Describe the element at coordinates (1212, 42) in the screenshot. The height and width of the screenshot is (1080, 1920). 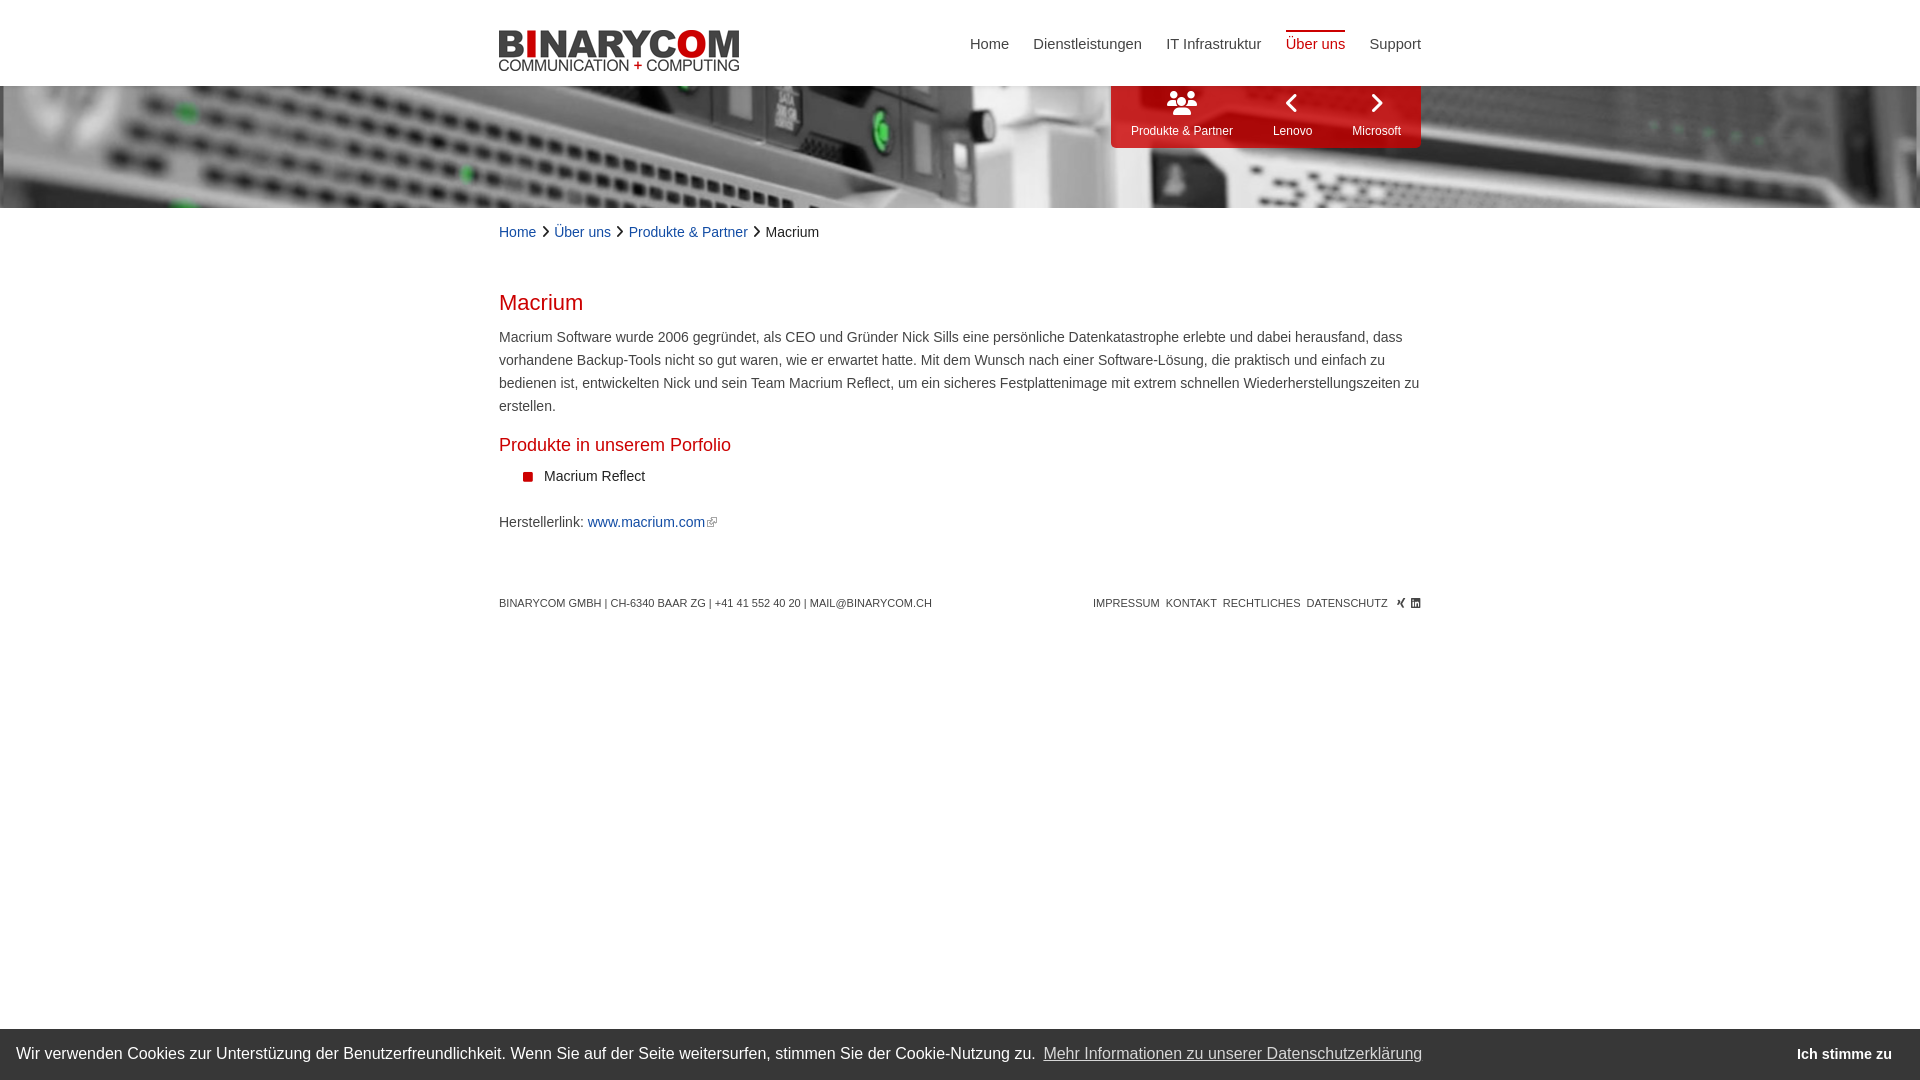
I see `'IT Infrastruktur'` at that location.